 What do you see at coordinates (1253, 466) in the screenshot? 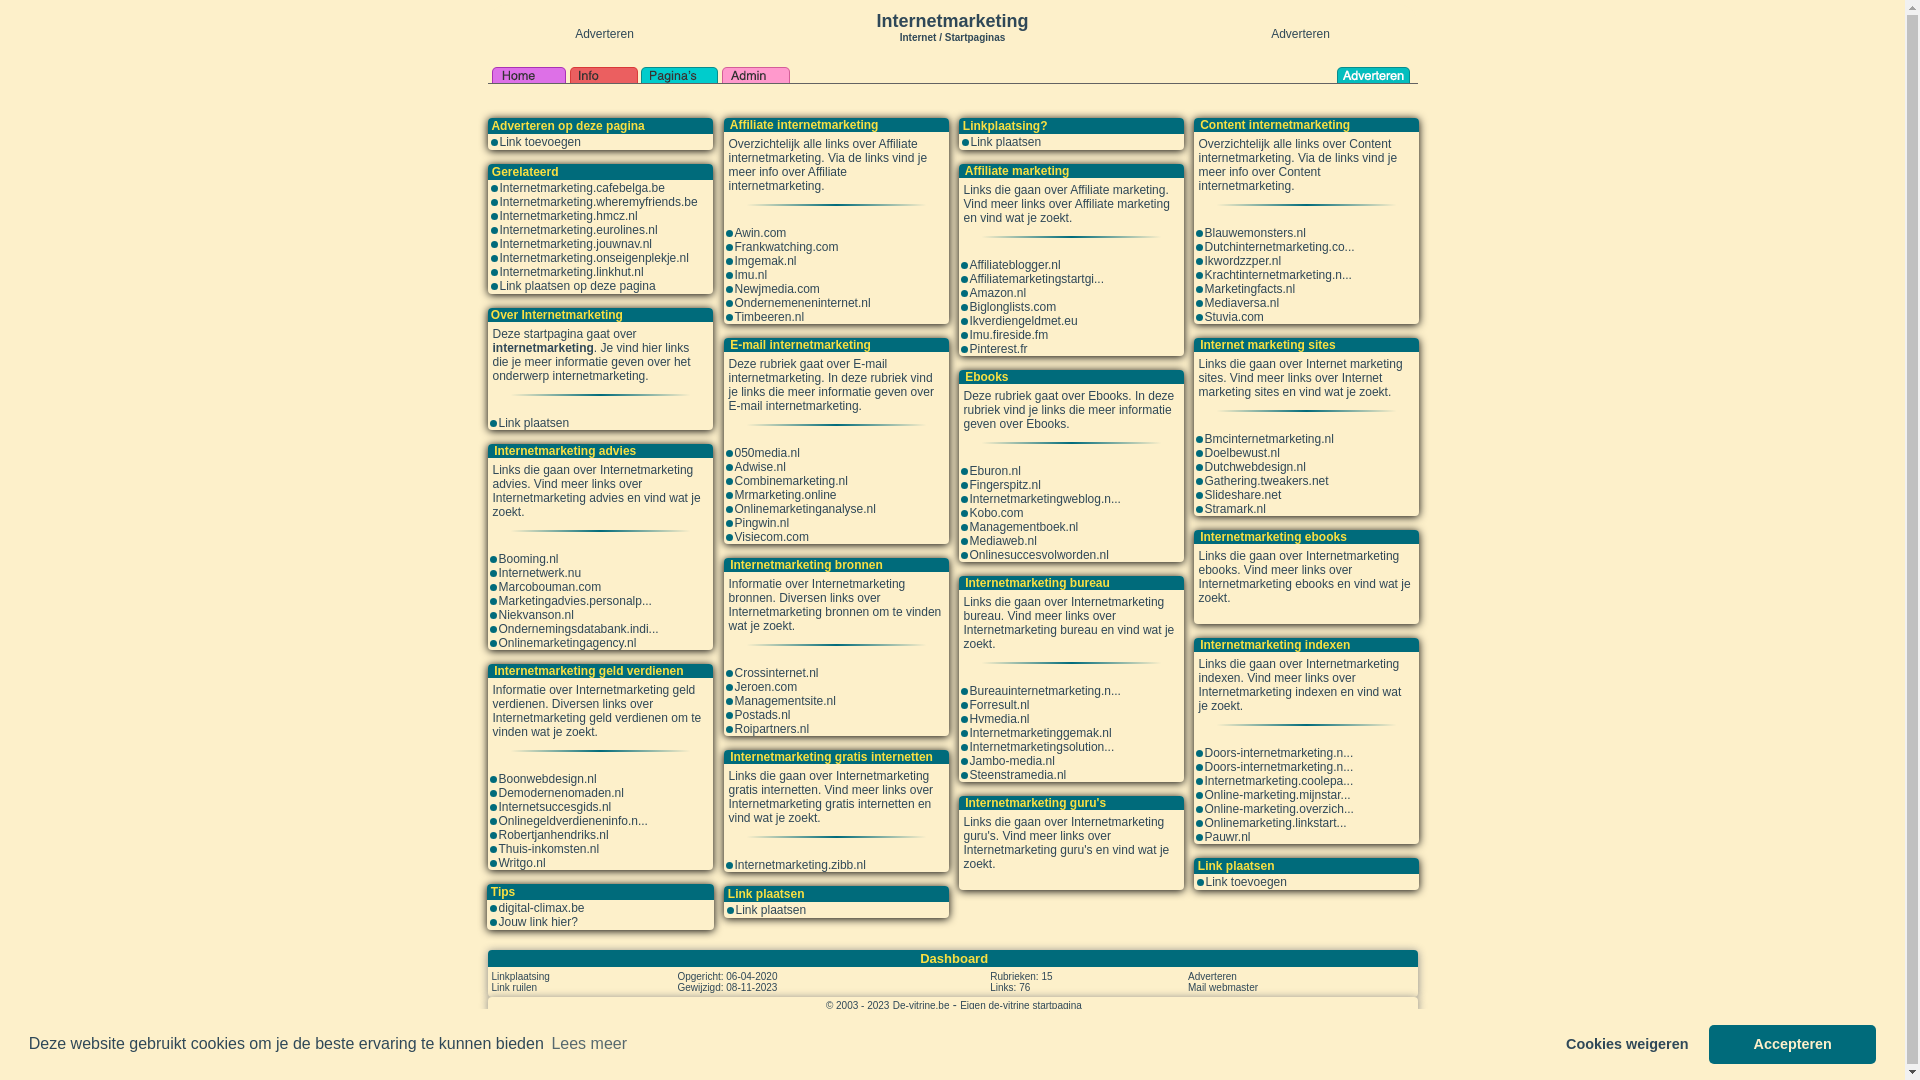
I see `'Dutchwebdesign.nl'` at bounding box center [1253, 466].